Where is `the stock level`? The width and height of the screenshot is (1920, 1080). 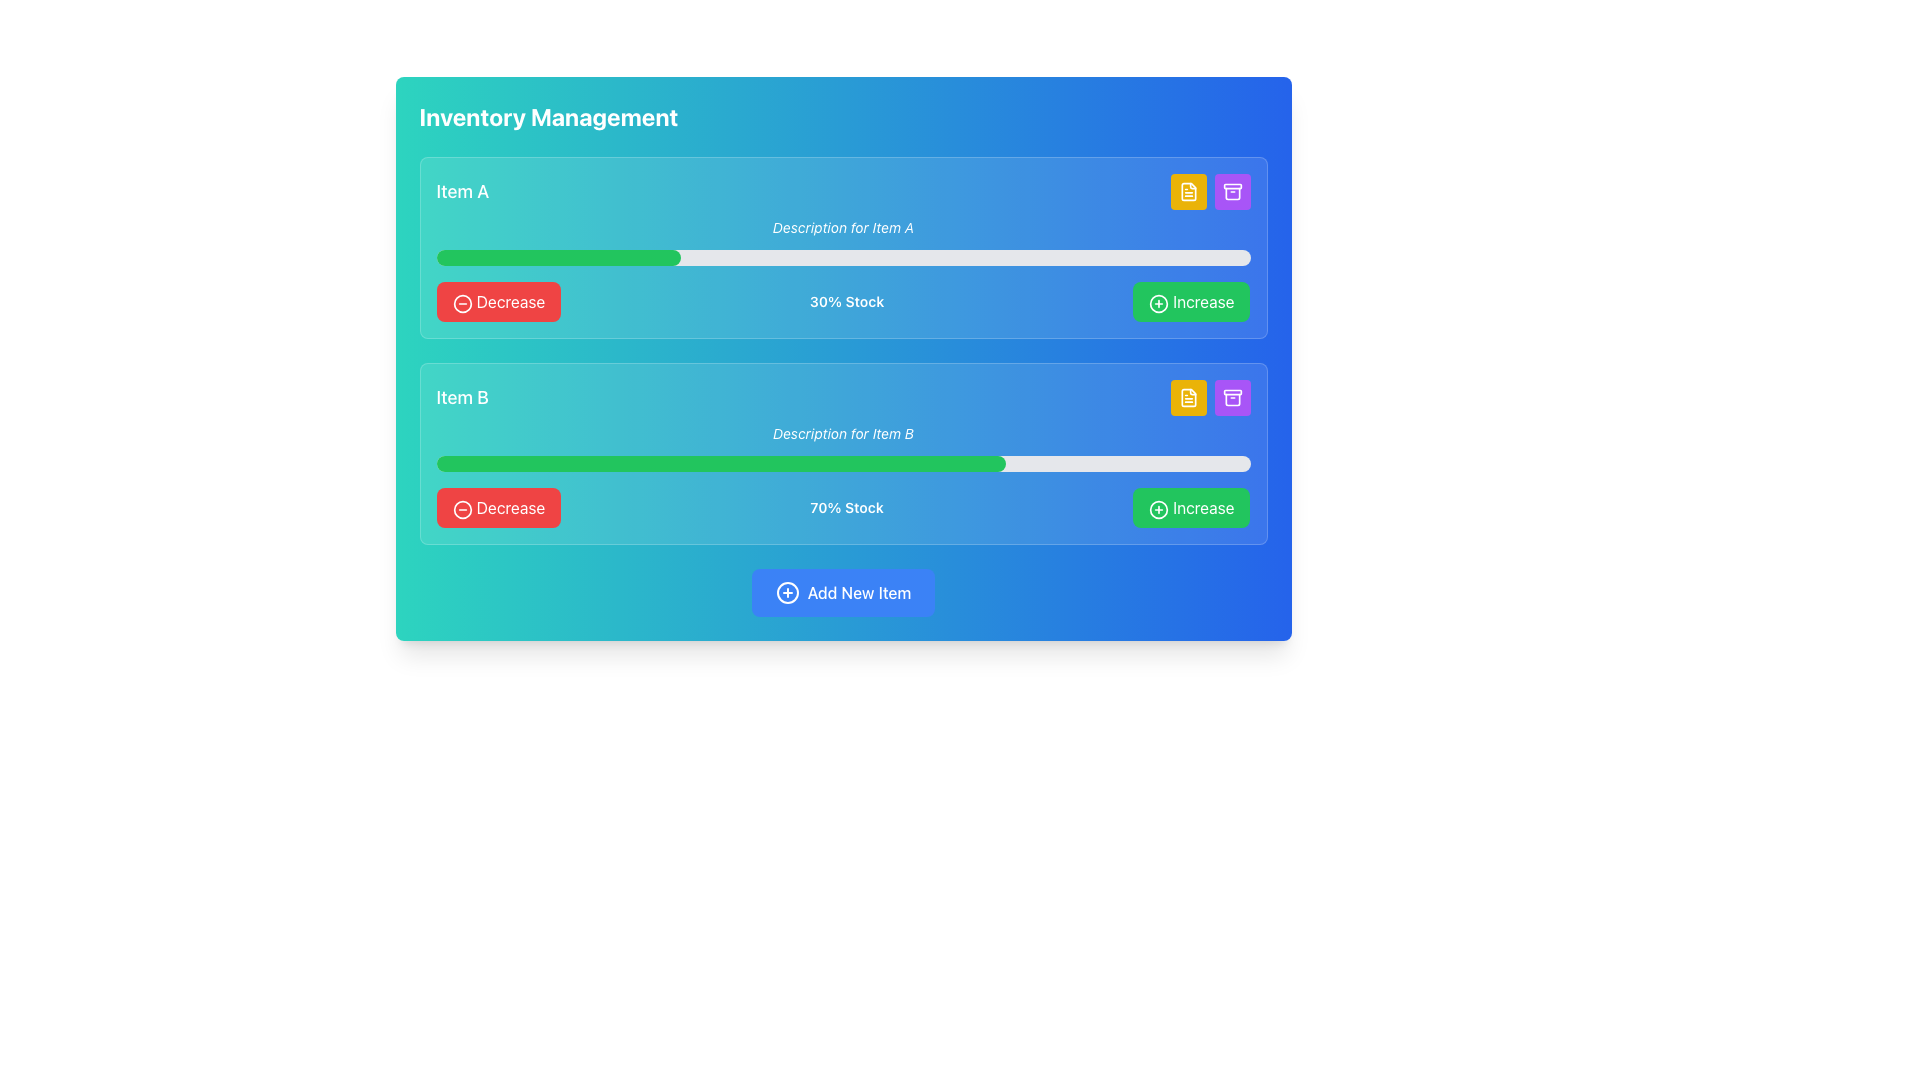 the stock level is located at coordinates (1078, 257).